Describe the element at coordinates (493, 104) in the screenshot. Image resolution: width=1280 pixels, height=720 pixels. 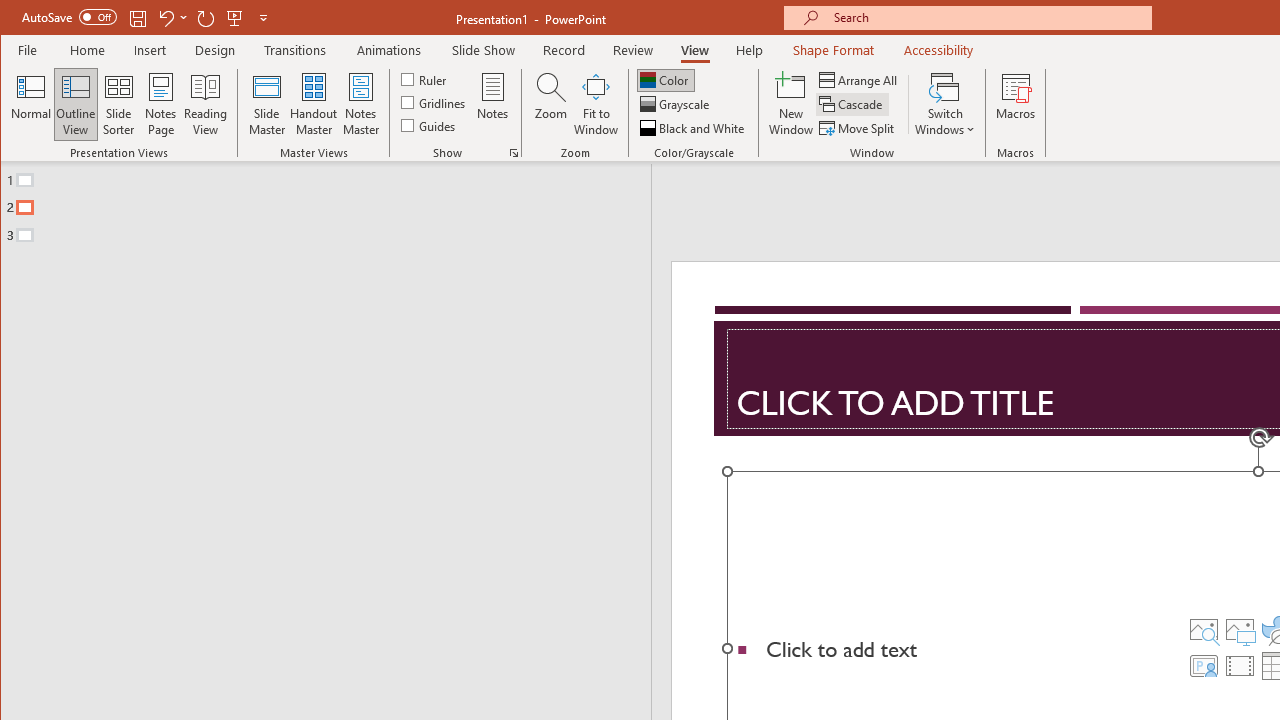
I see `'Notes'` at that location.